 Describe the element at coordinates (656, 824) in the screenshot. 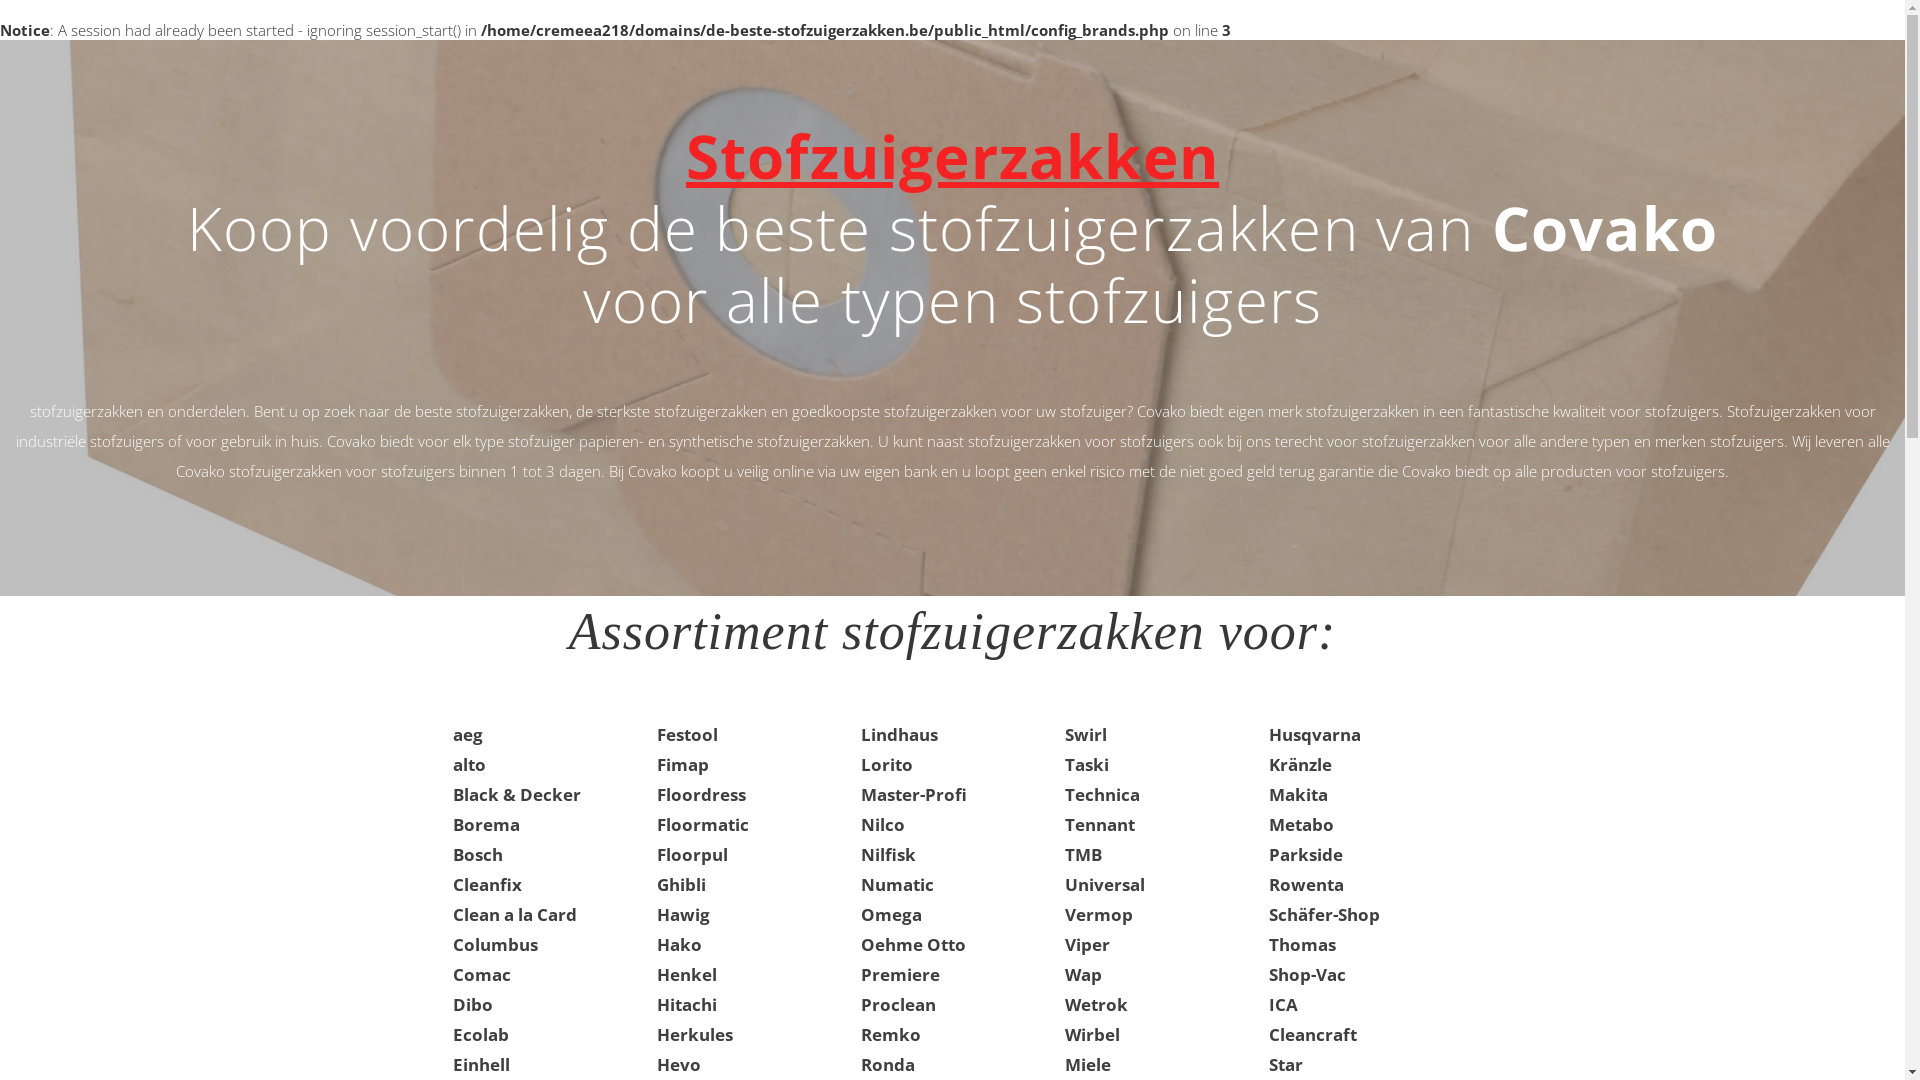

I see `'Floormatic'` at that location.